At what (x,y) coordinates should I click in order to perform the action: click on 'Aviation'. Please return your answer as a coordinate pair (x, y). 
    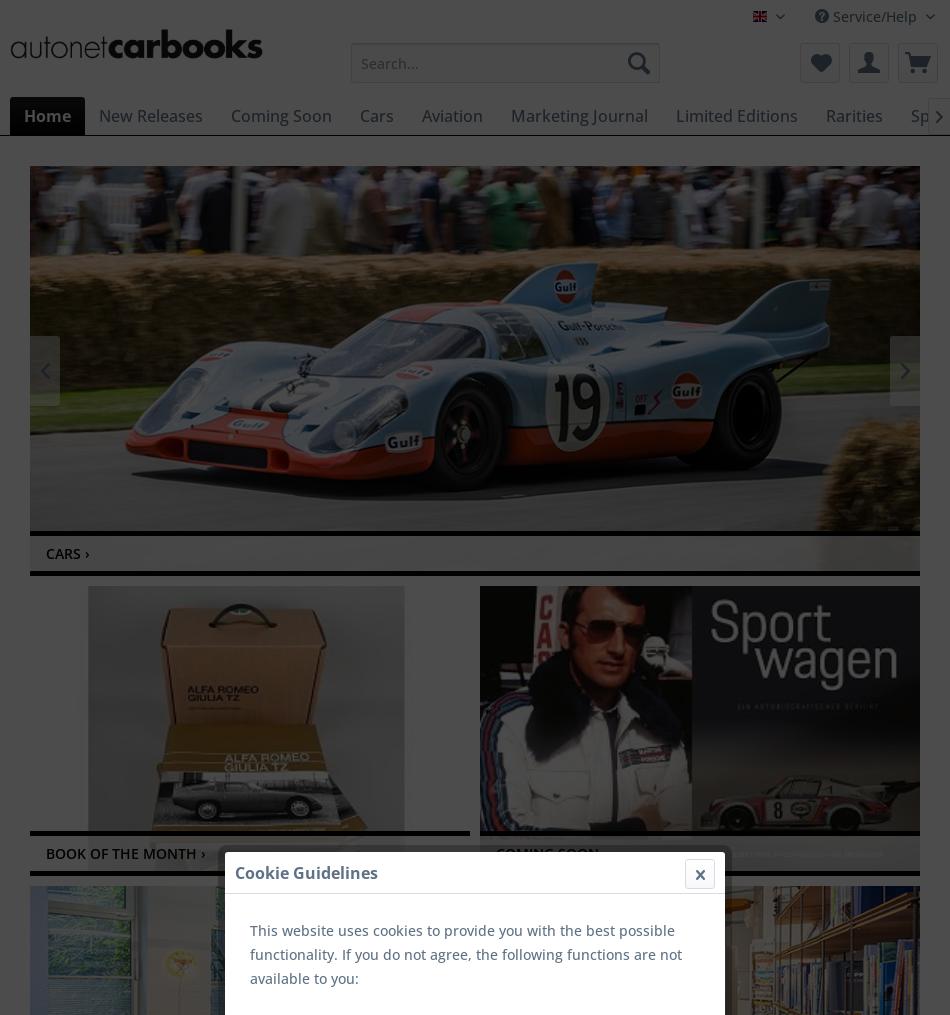
    Looking at the image, I should click on (451, 114).